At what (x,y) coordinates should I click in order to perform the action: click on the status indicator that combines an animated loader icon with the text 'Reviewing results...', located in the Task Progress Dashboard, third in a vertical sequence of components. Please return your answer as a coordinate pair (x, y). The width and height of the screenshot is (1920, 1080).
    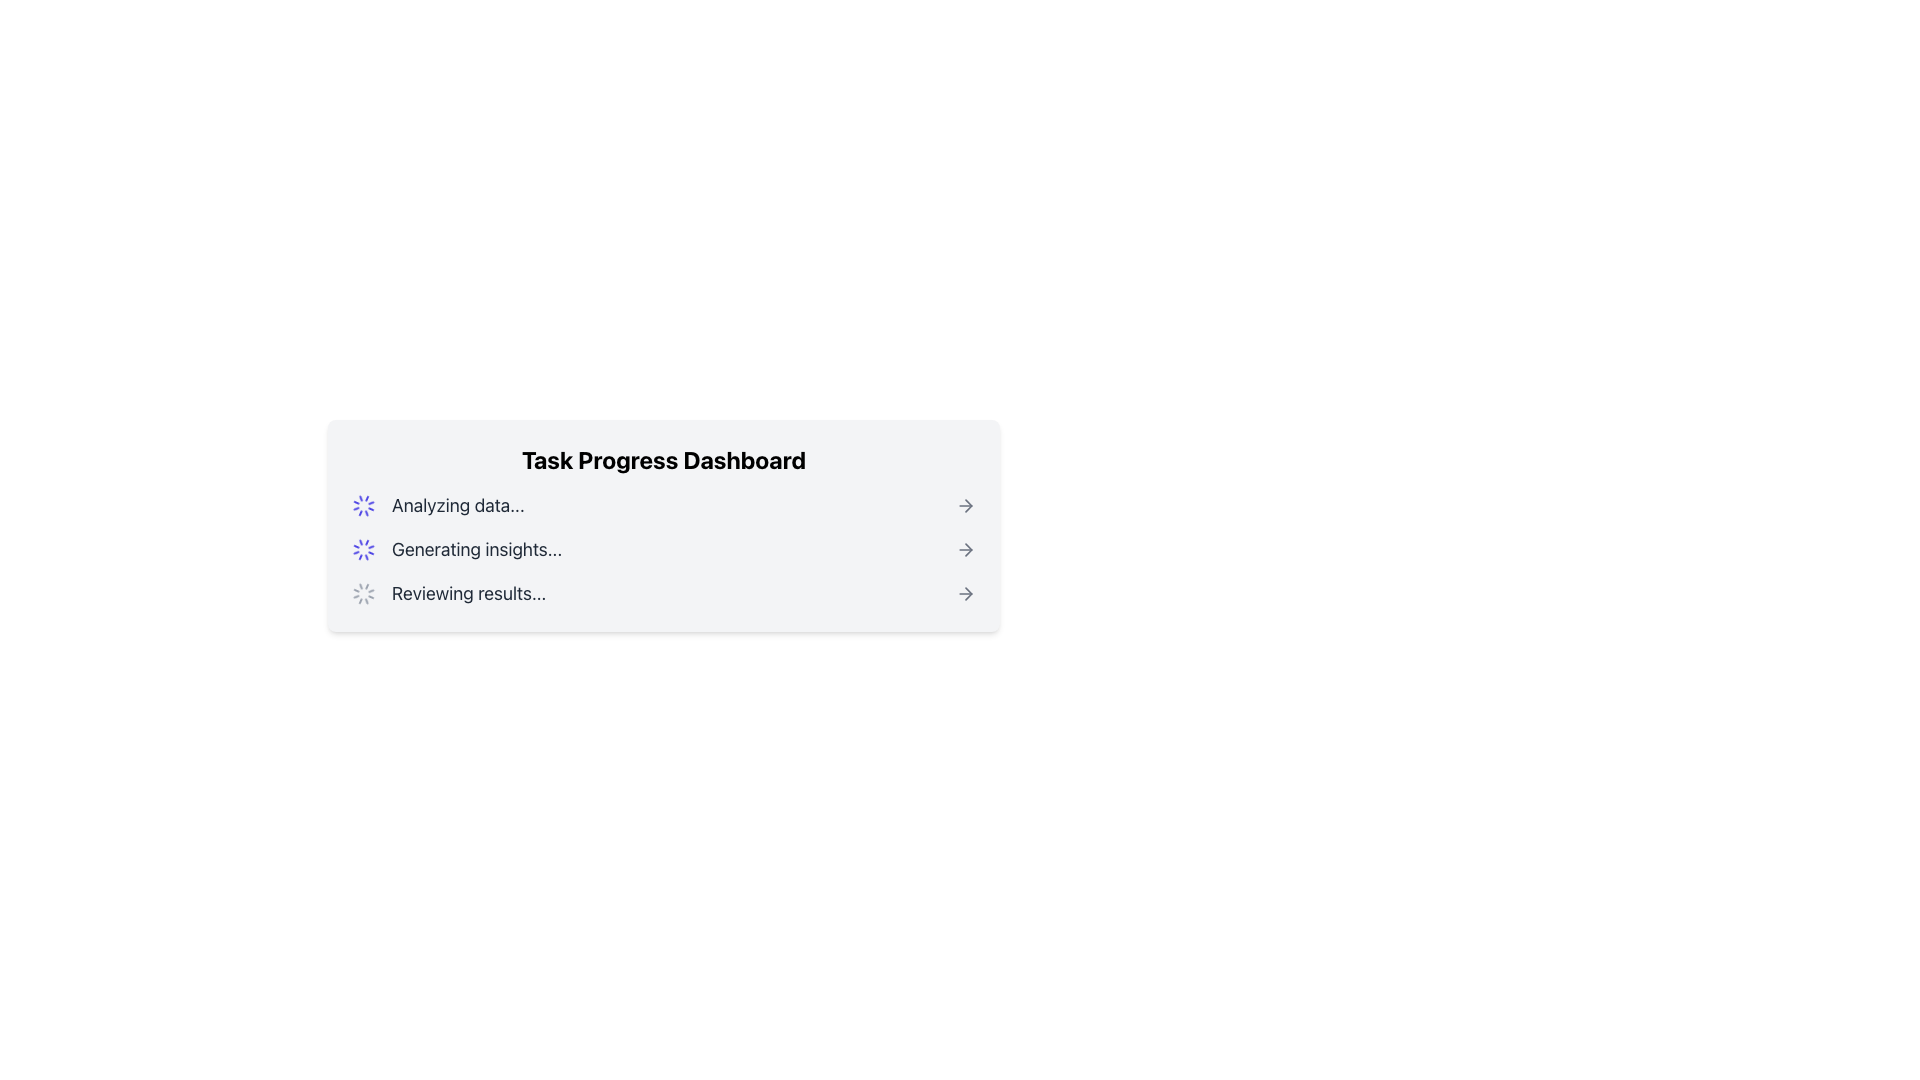
    Looking at the image, I should click on (448, 593).